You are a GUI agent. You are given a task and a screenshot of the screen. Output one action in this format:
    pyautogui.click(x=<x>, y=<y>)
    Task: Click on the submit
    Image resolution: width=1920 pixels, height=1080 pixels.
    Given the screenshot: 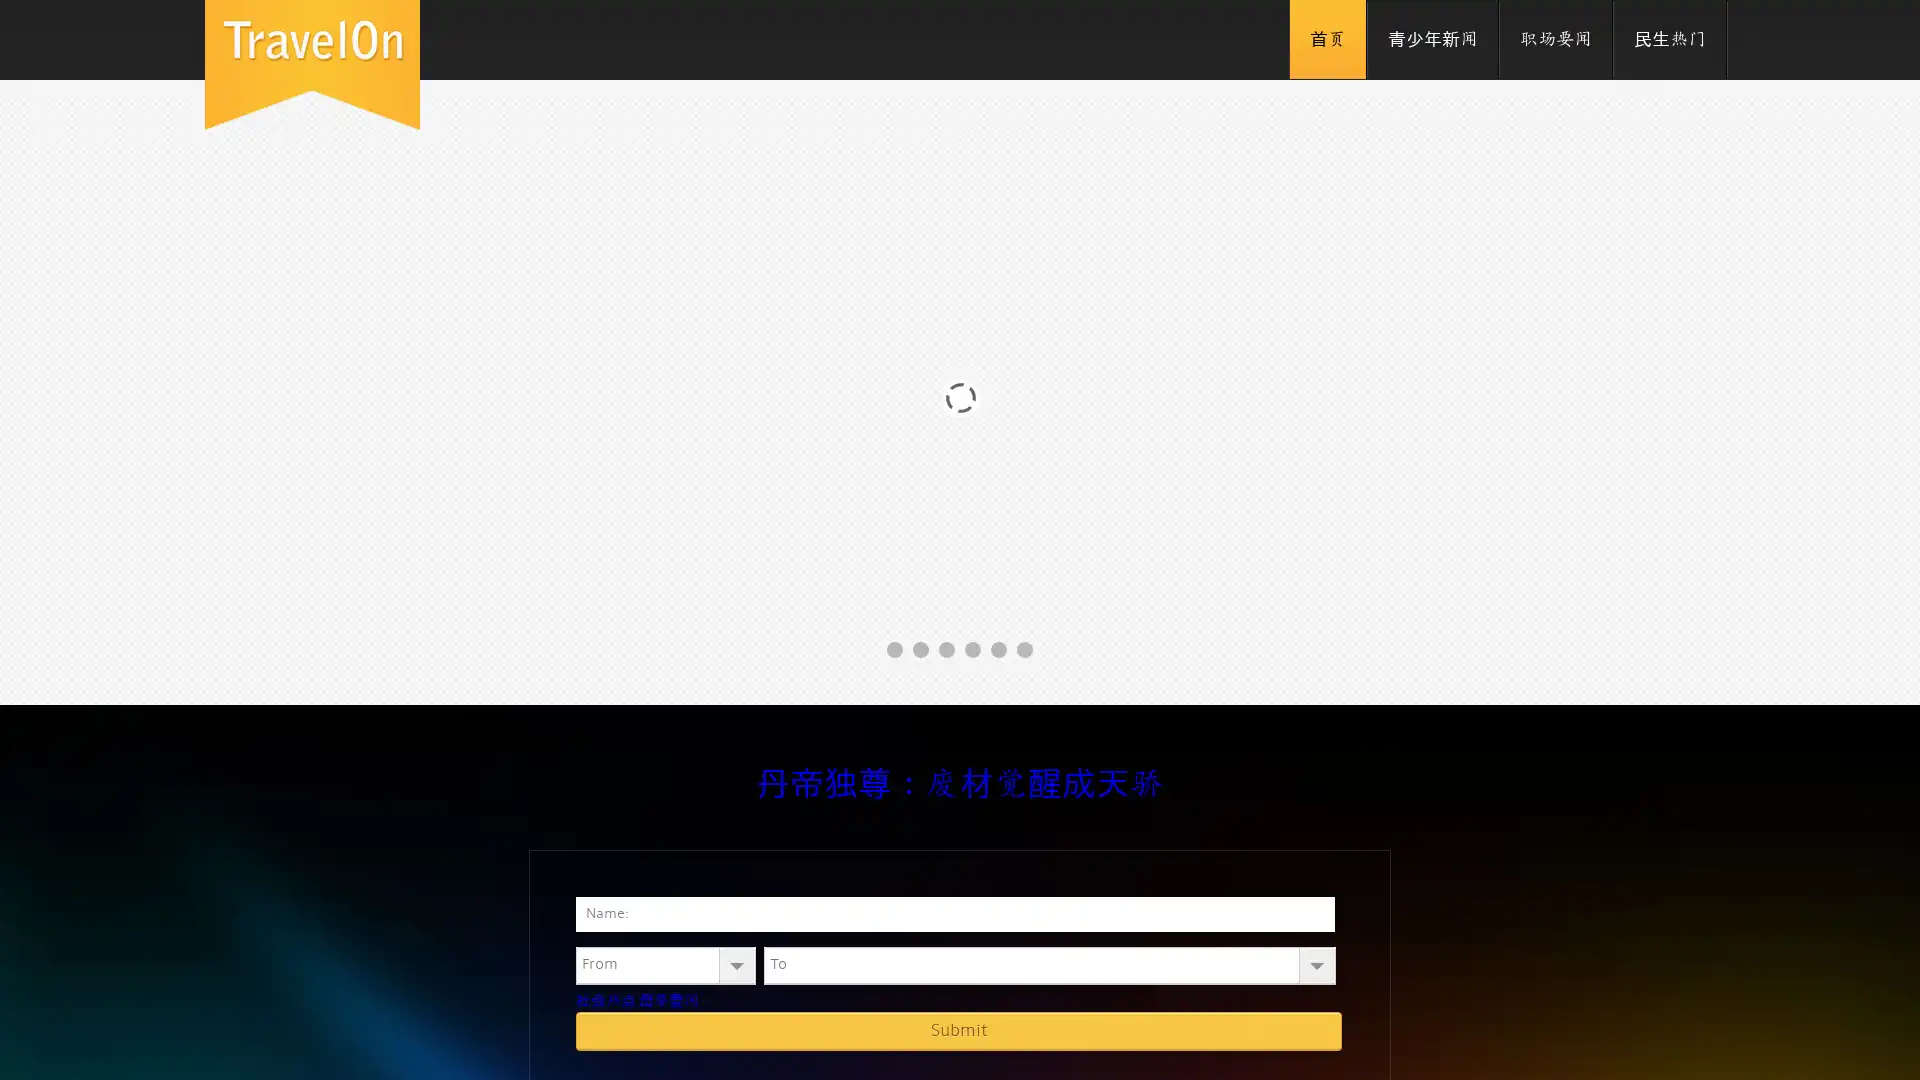 What is the action you would take?
    pyautogui.click(x=958, y=1030)
    